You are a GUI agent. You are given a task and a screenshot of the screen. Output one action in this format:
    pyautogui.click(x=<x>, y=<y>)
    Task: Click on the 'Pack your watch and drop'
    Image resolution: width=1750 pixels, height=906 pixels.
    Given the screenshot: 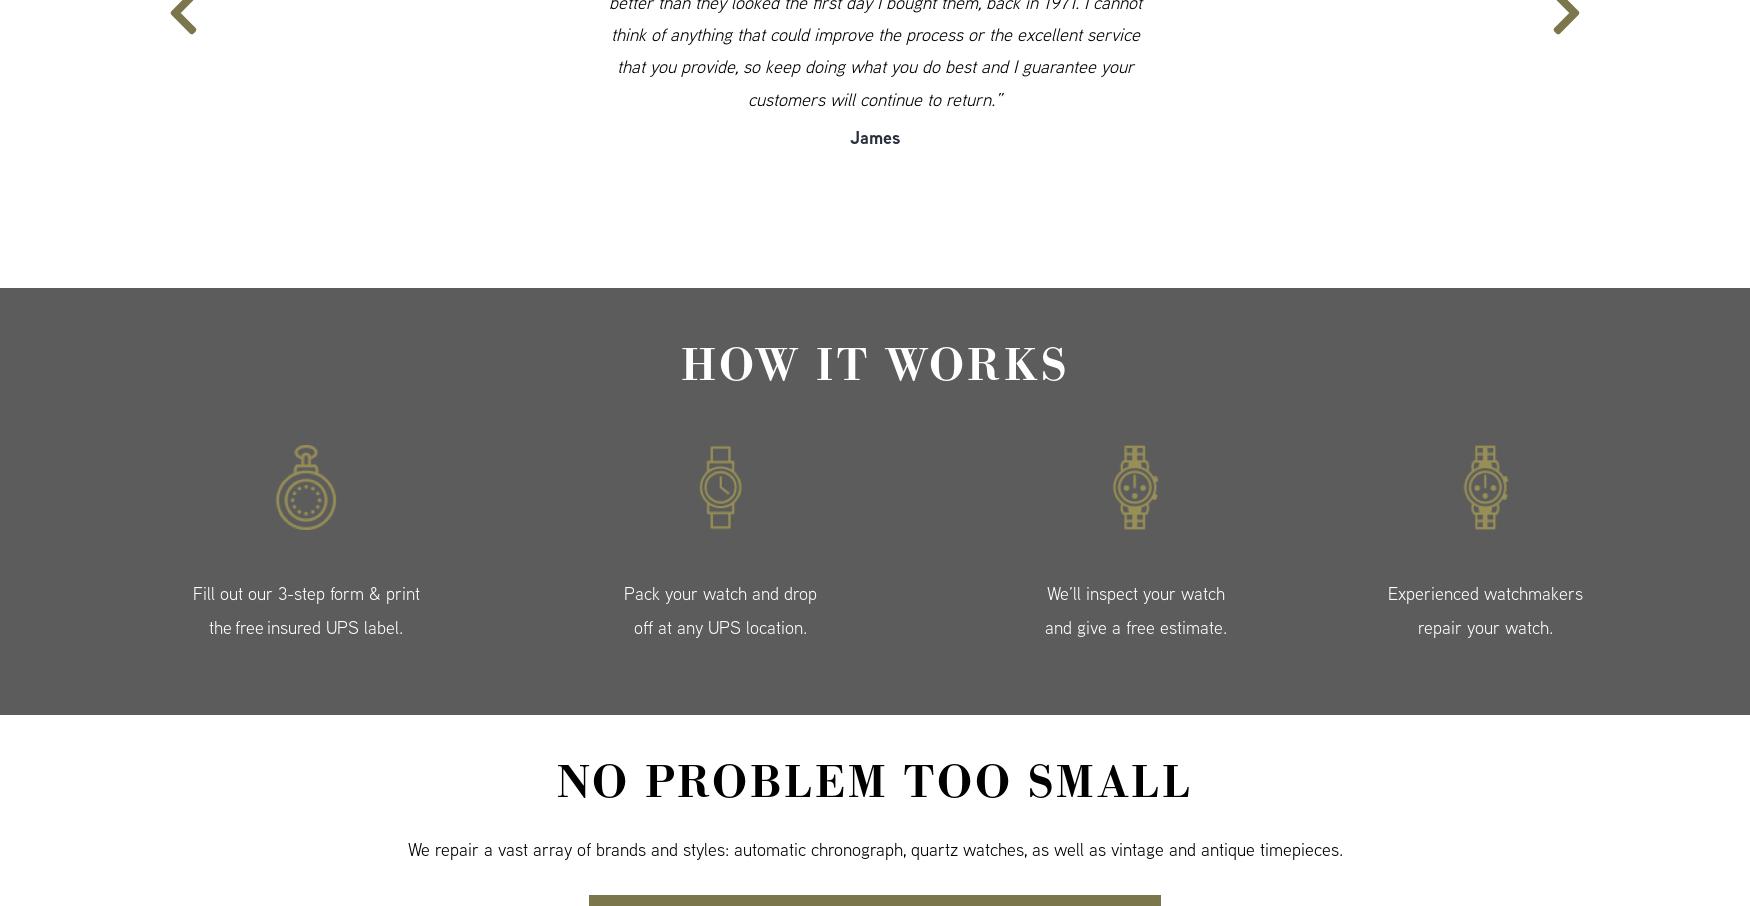 What is the action you would take?
    pyautogui.click(x=720, y=593)
    